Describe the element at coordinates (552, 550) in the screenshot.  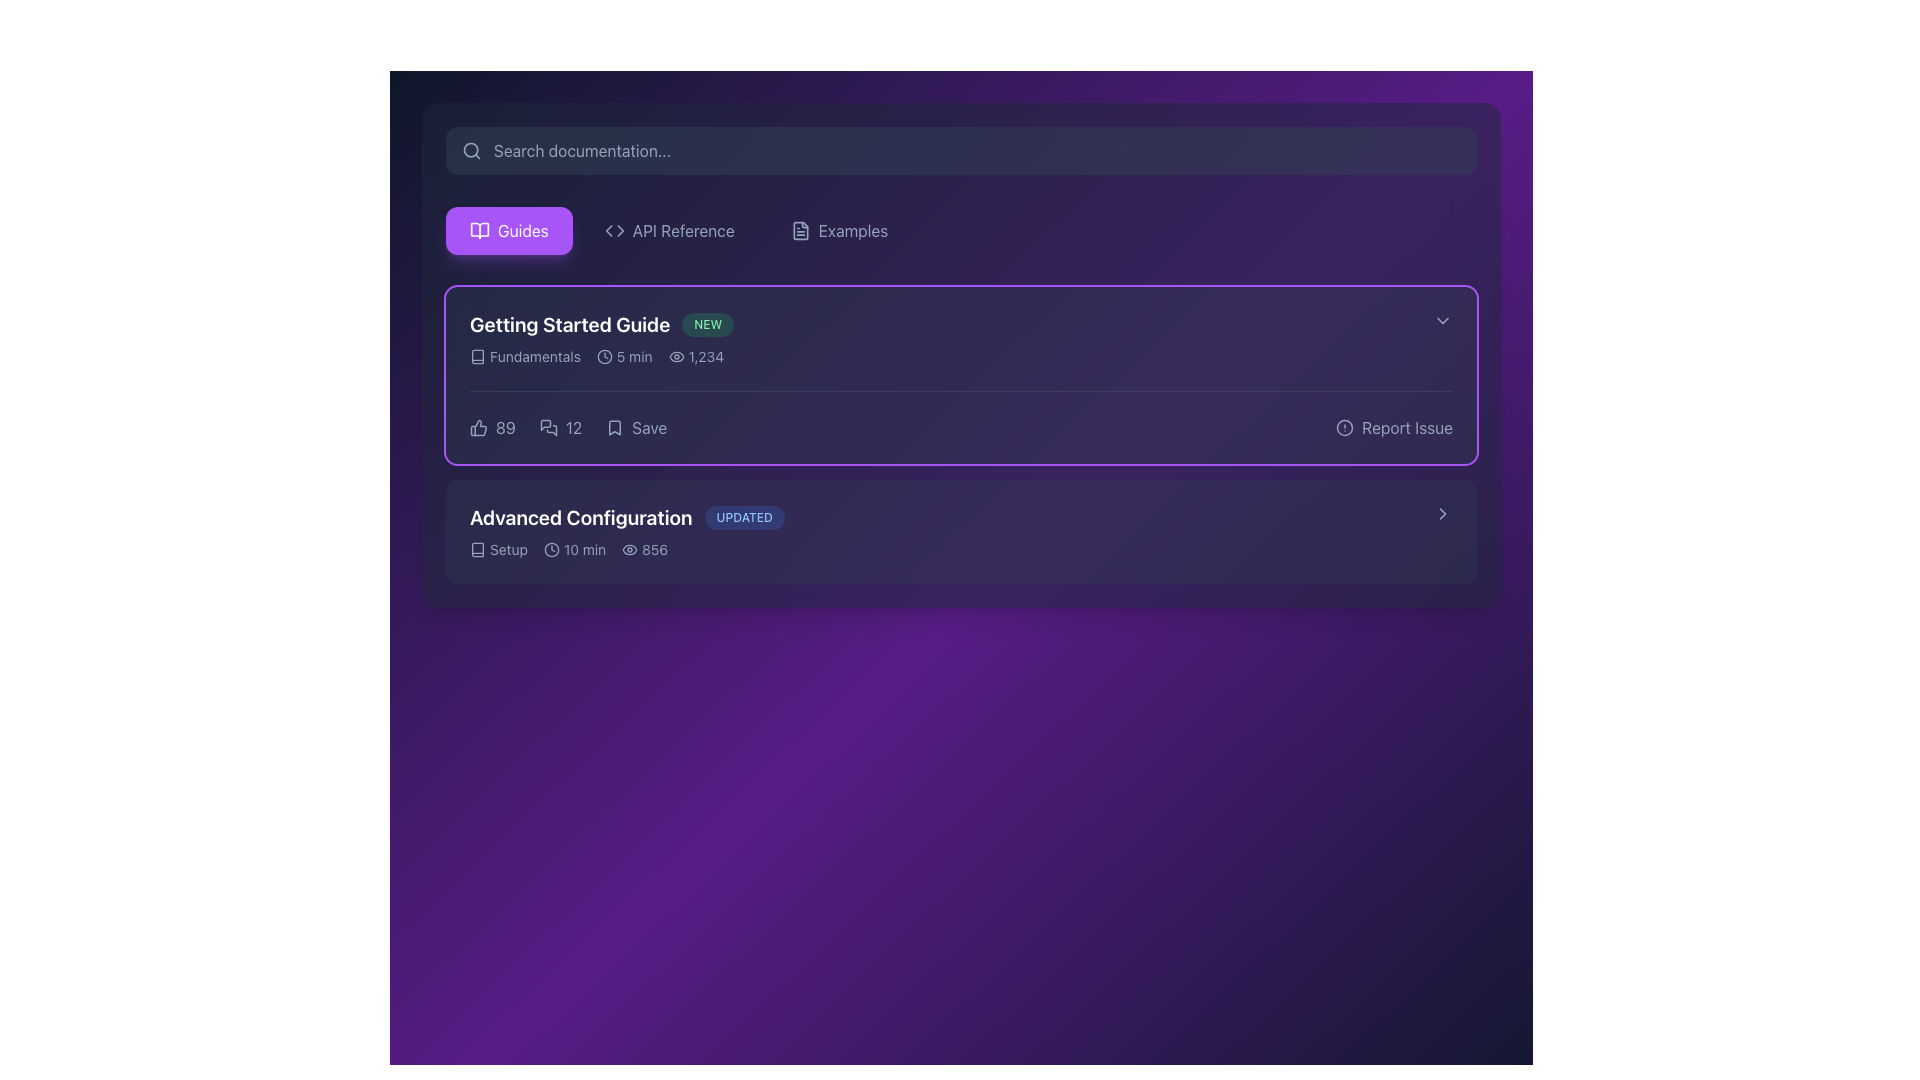
I see `the minimalist clock icon located to the left of the '10 min' text in the 'Advanced Configuration' section` at that location.